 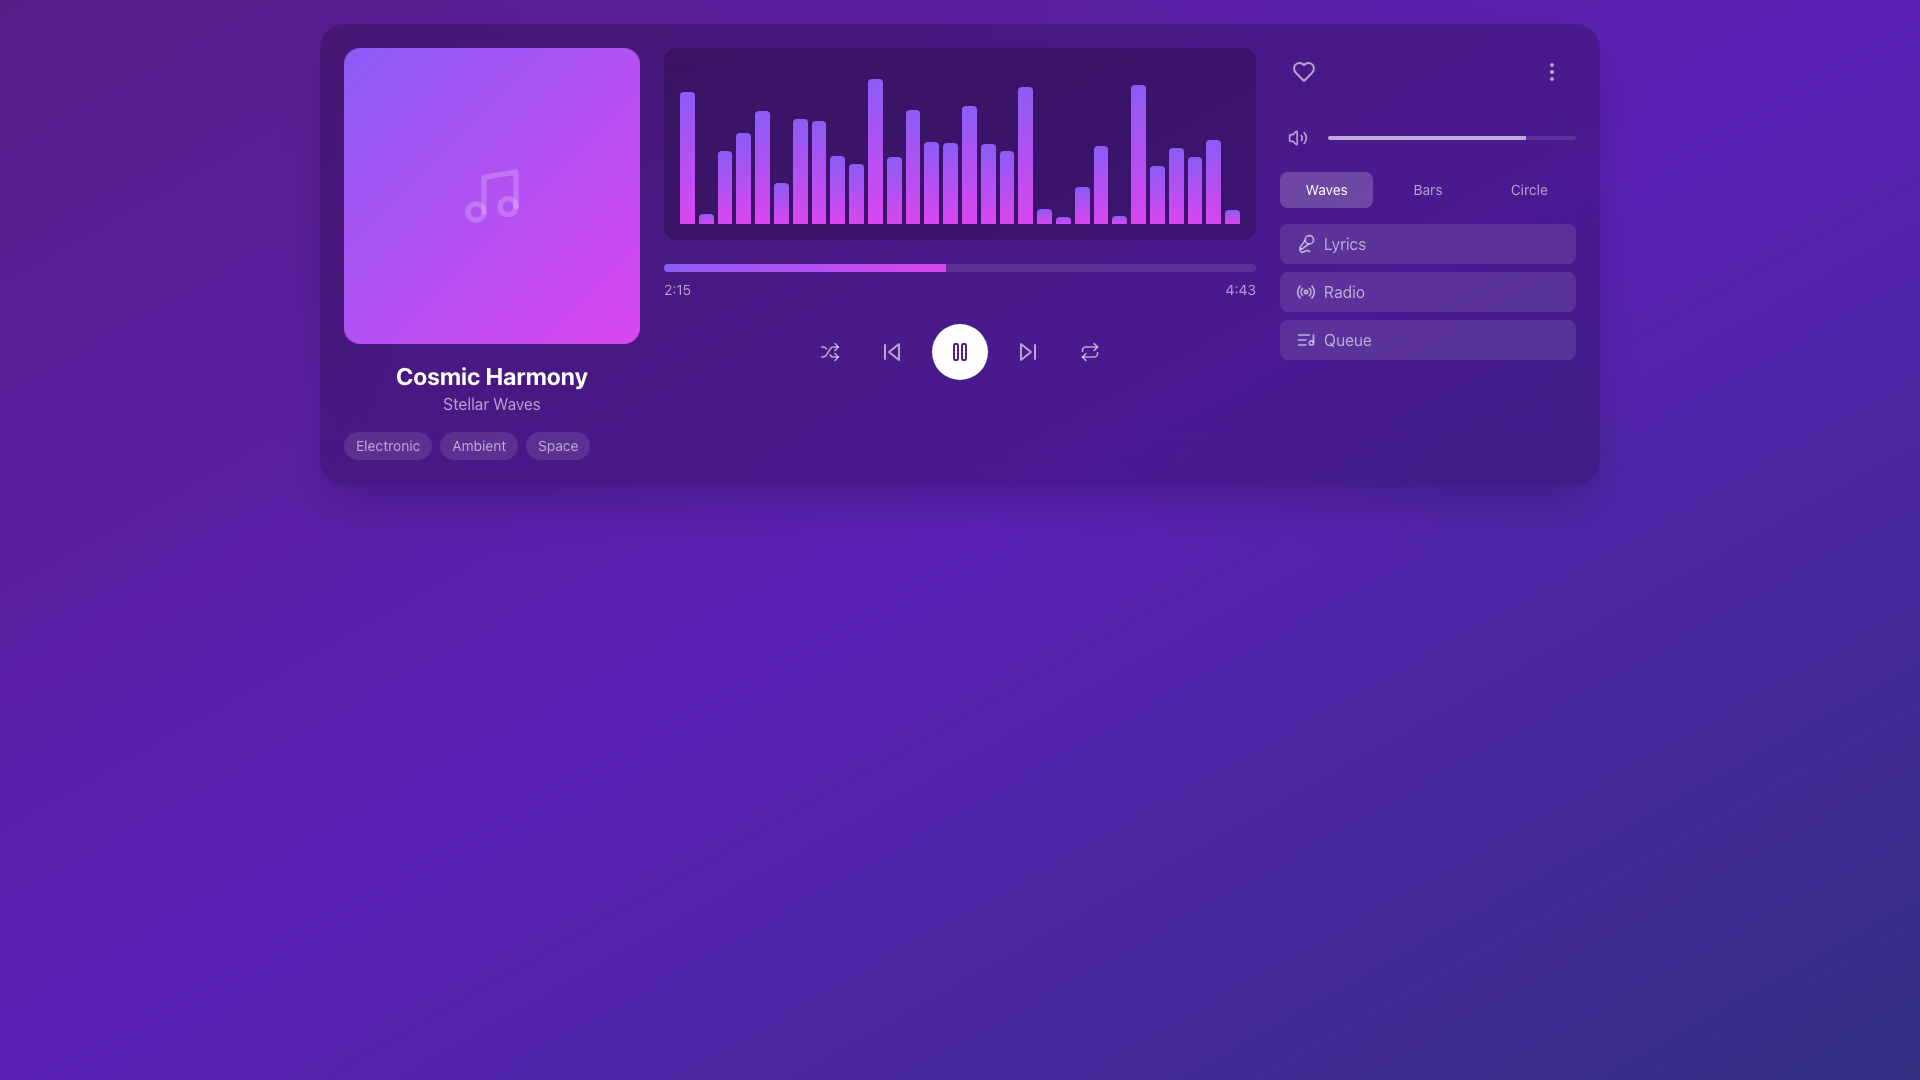 What do you see at coordinates (1326, 189) in the screenshot?
I see `the first button in the horizontal set located in the upper-right section of the interface` at bounding box center [1326, 189].